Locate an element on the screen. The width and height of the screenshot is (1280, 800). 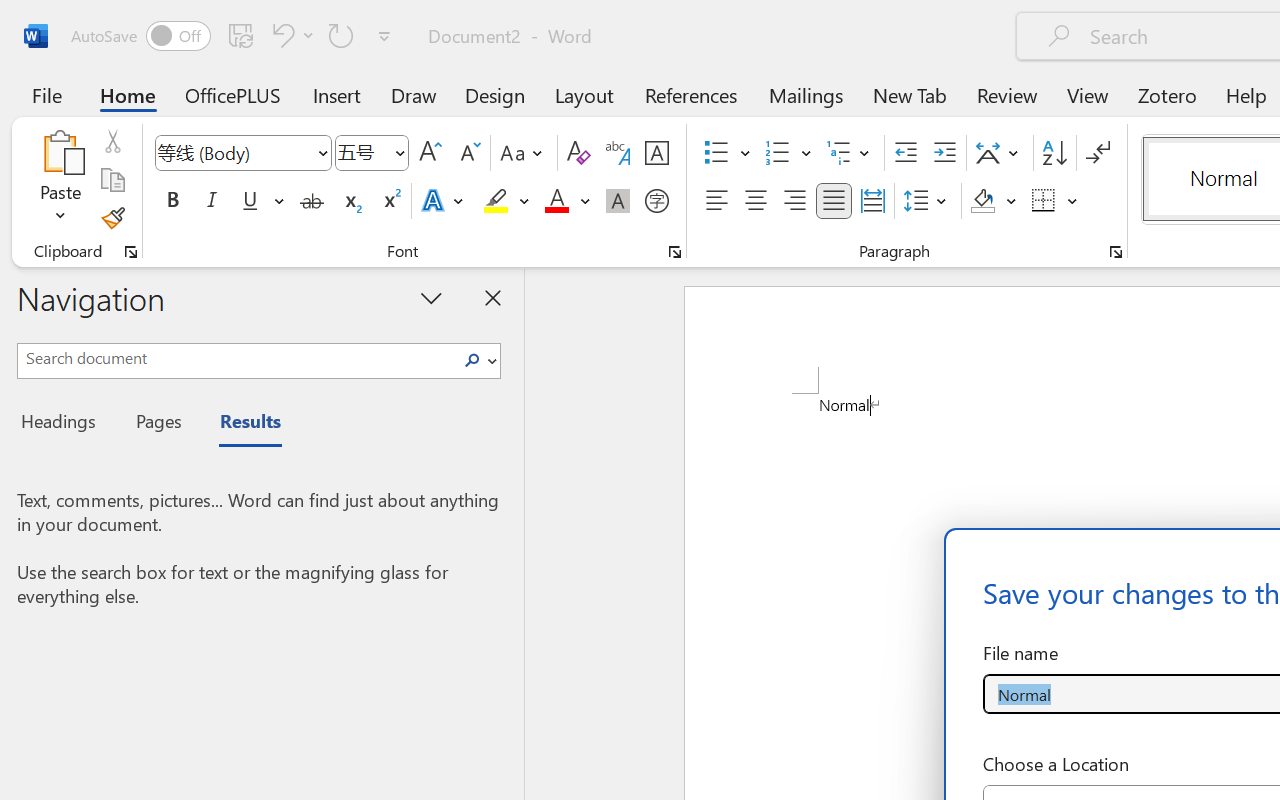
'Decrease Indent' is located at coordinates (905, 153).